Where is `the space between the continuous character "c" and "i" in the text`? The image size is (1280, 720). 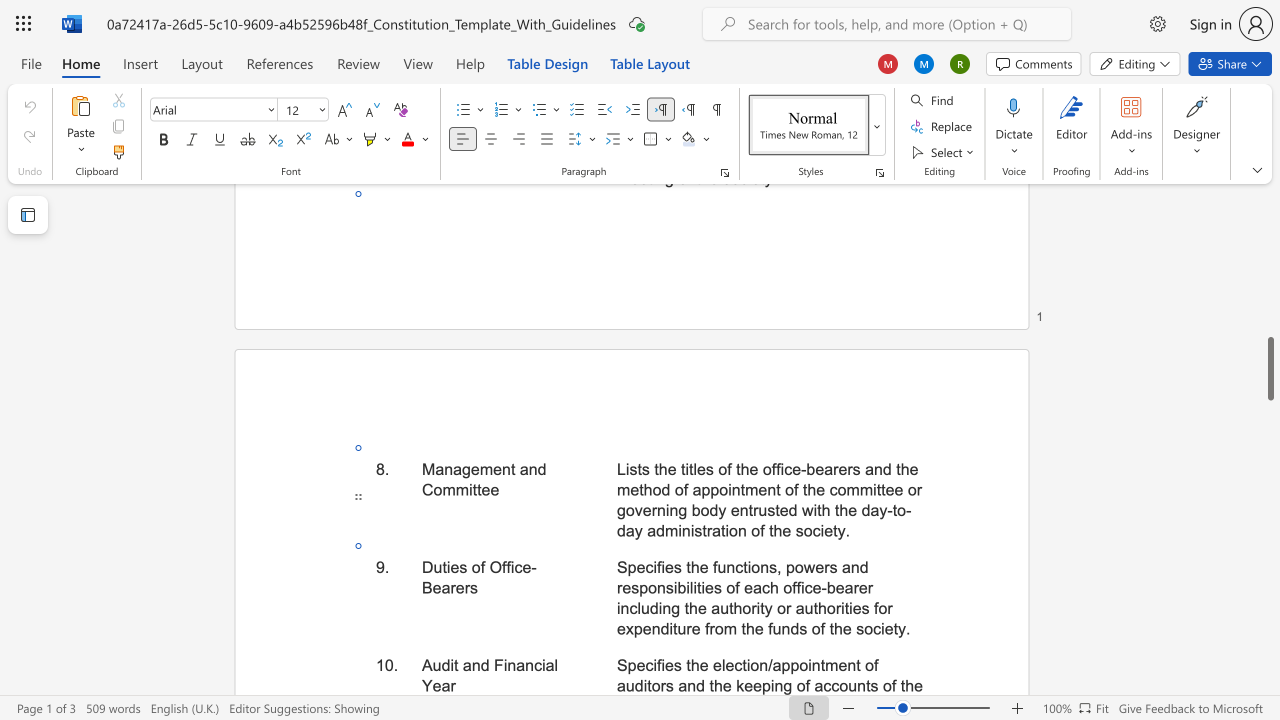 the space between the continuous character "c" and "i" in the text is located at coordinates (540, 665).